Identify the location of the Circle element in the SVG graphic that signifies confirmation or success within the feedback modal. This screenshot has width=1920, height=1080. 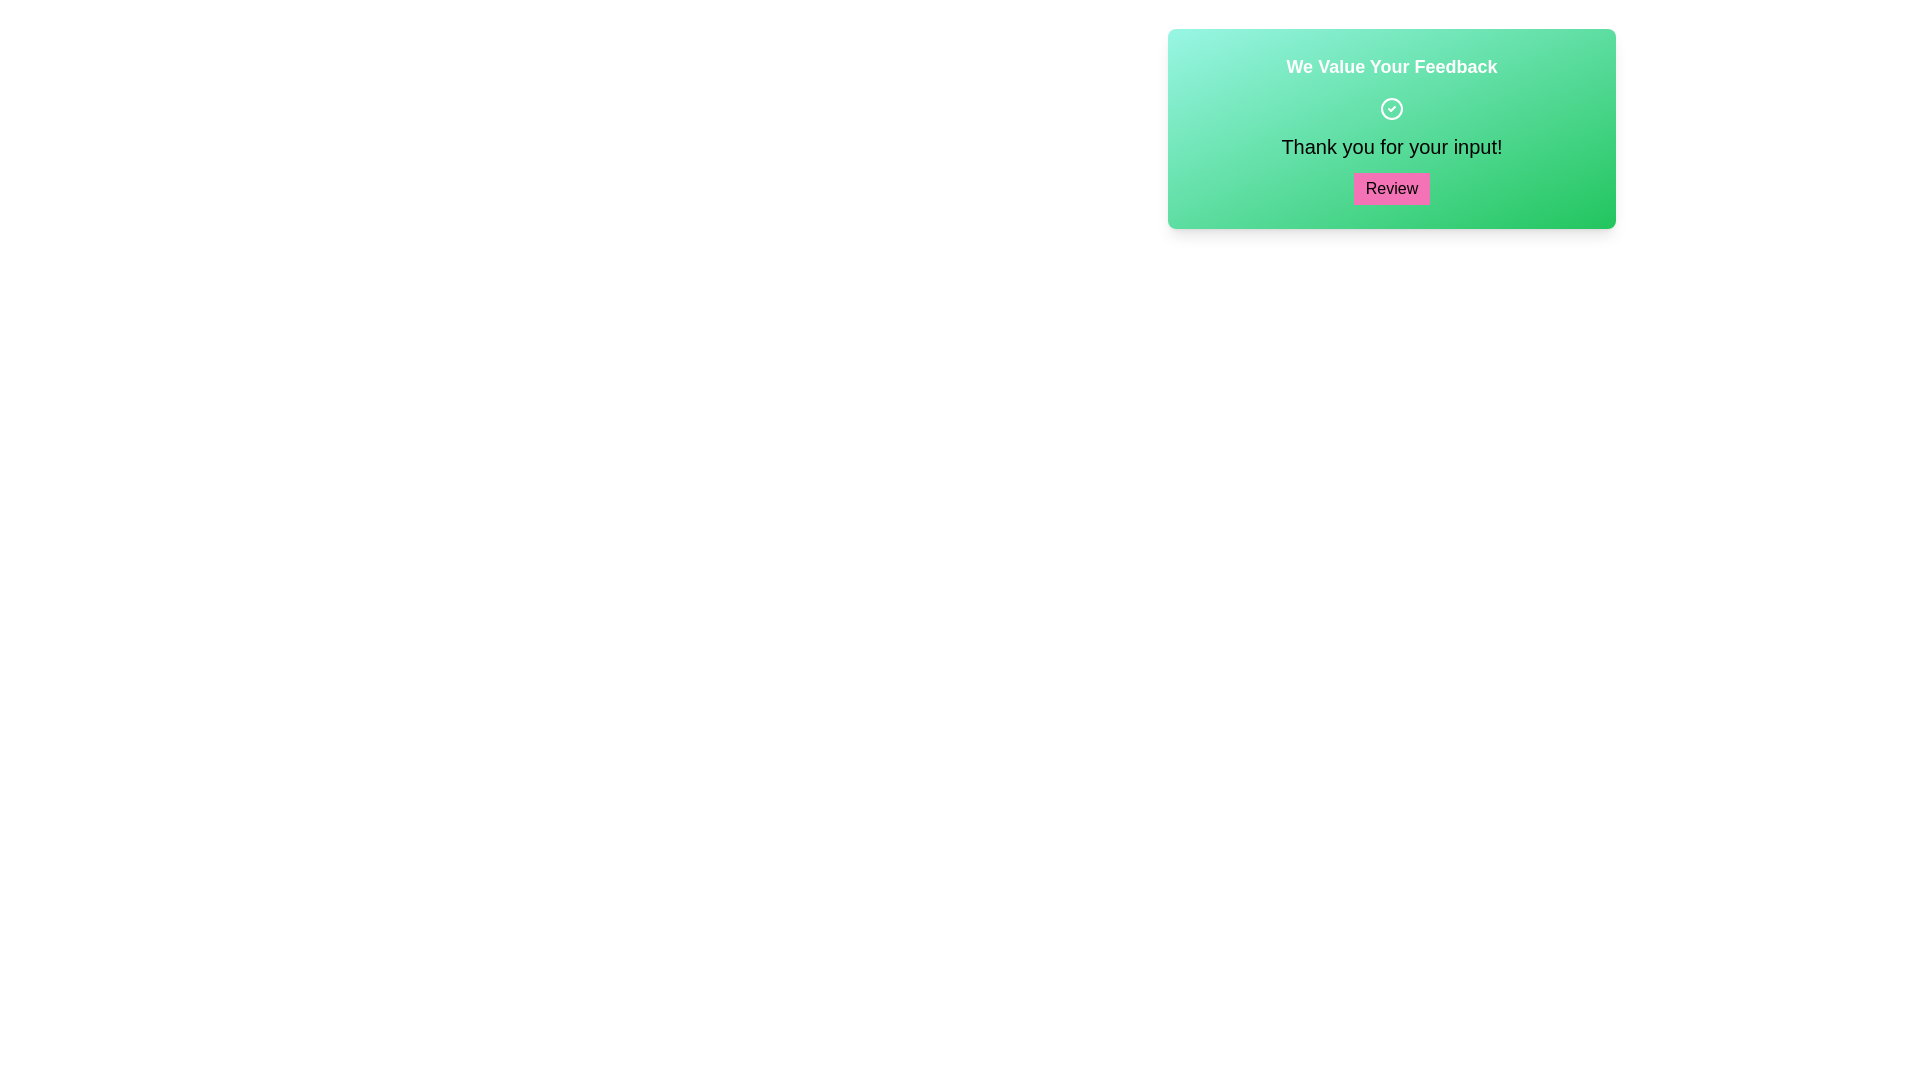
(1391, 108).